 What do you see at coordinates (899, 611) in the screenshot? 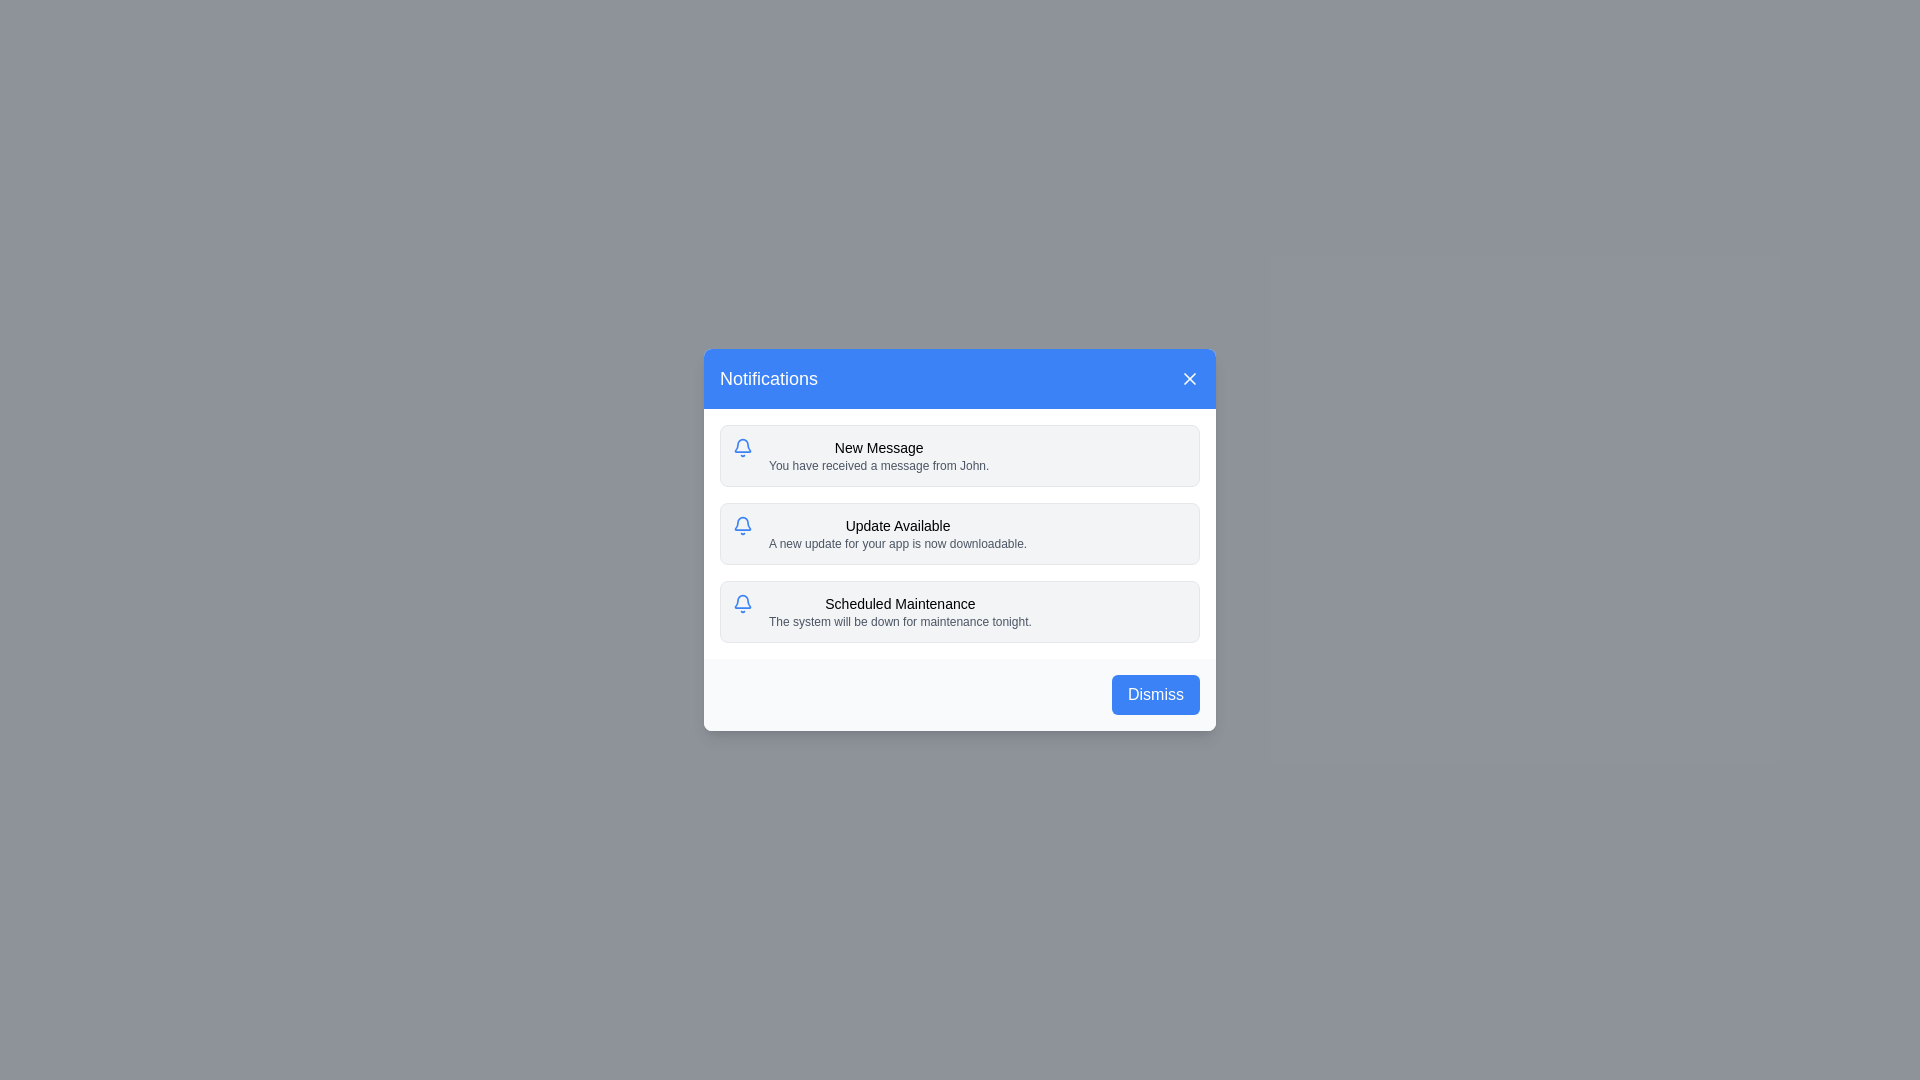
I see `the third notification card in the vertical list of notifications within the modal dialog, which conveys information about scheduled system maintenance` at bounding box center [899, 611].